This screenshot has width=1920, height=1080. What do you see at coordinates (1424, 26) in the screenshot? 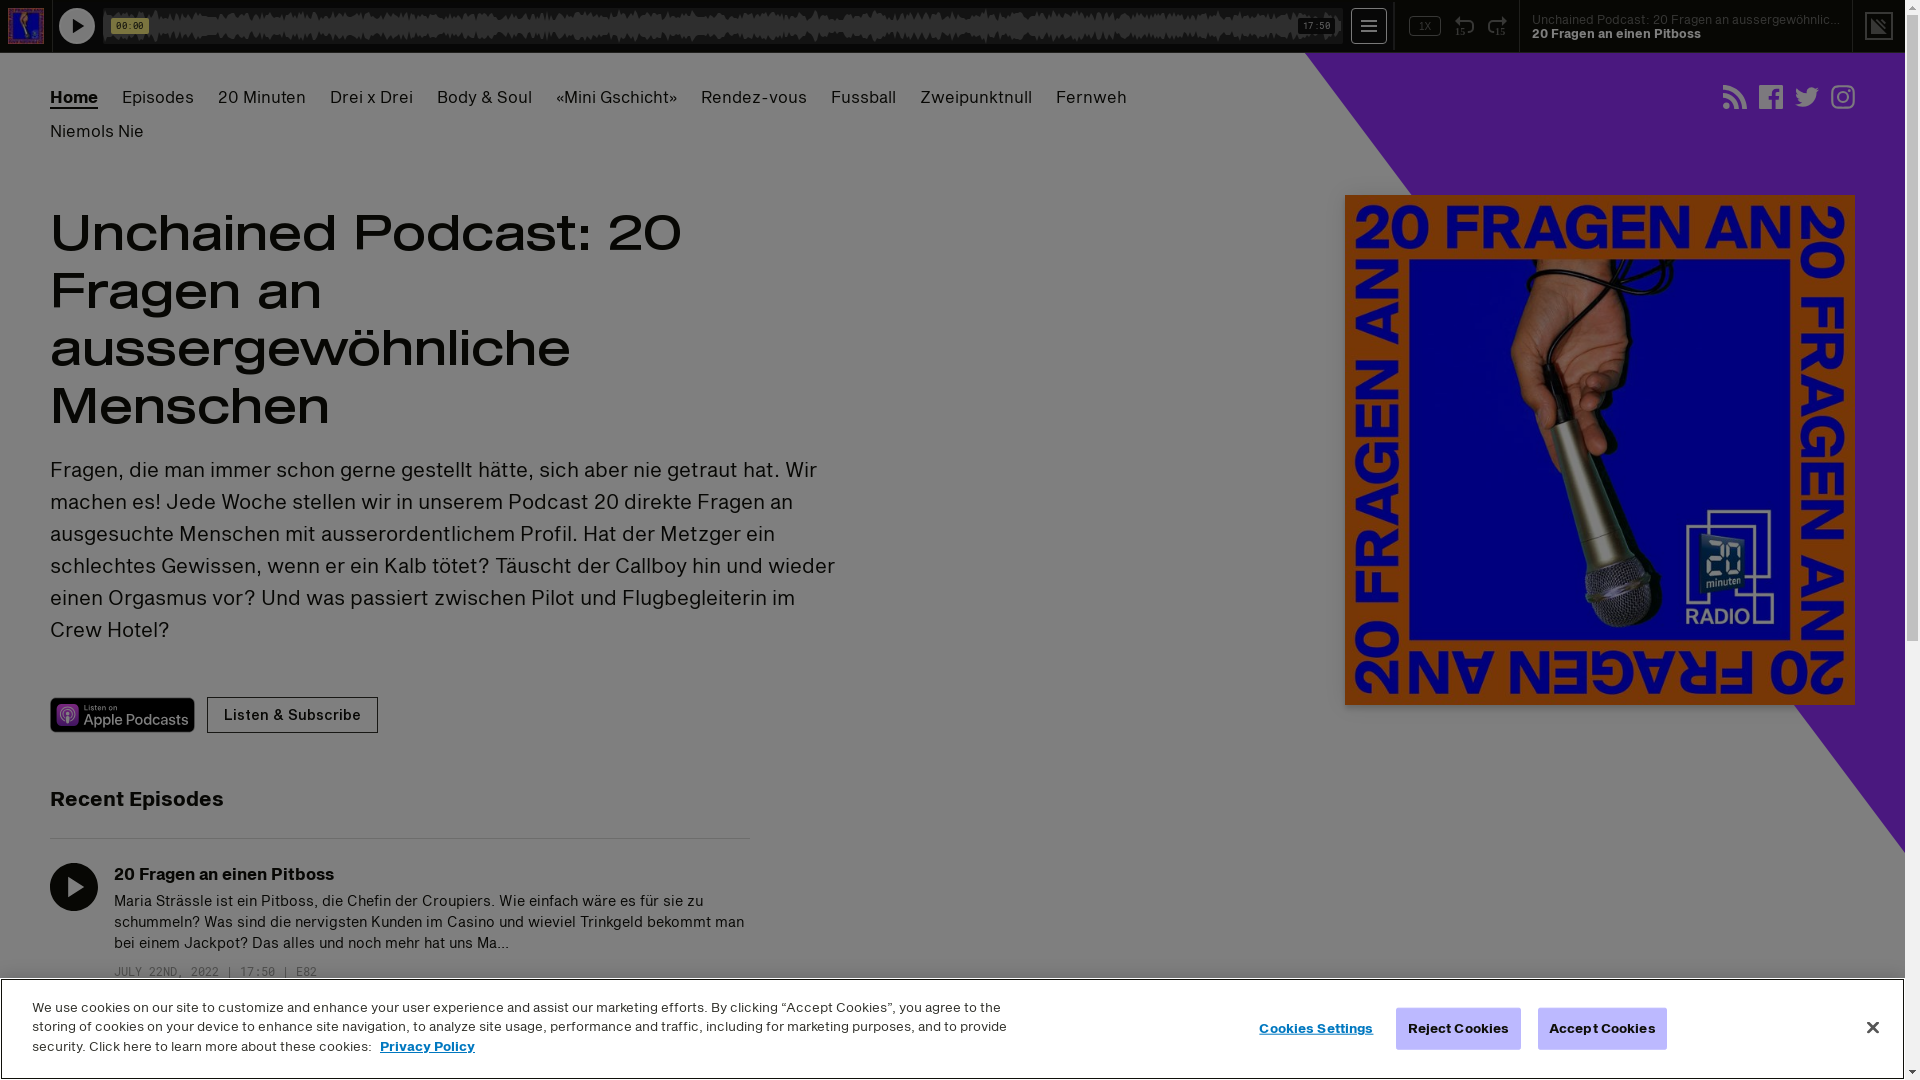
I see `'1X'` at bounding box center [1424, 26].